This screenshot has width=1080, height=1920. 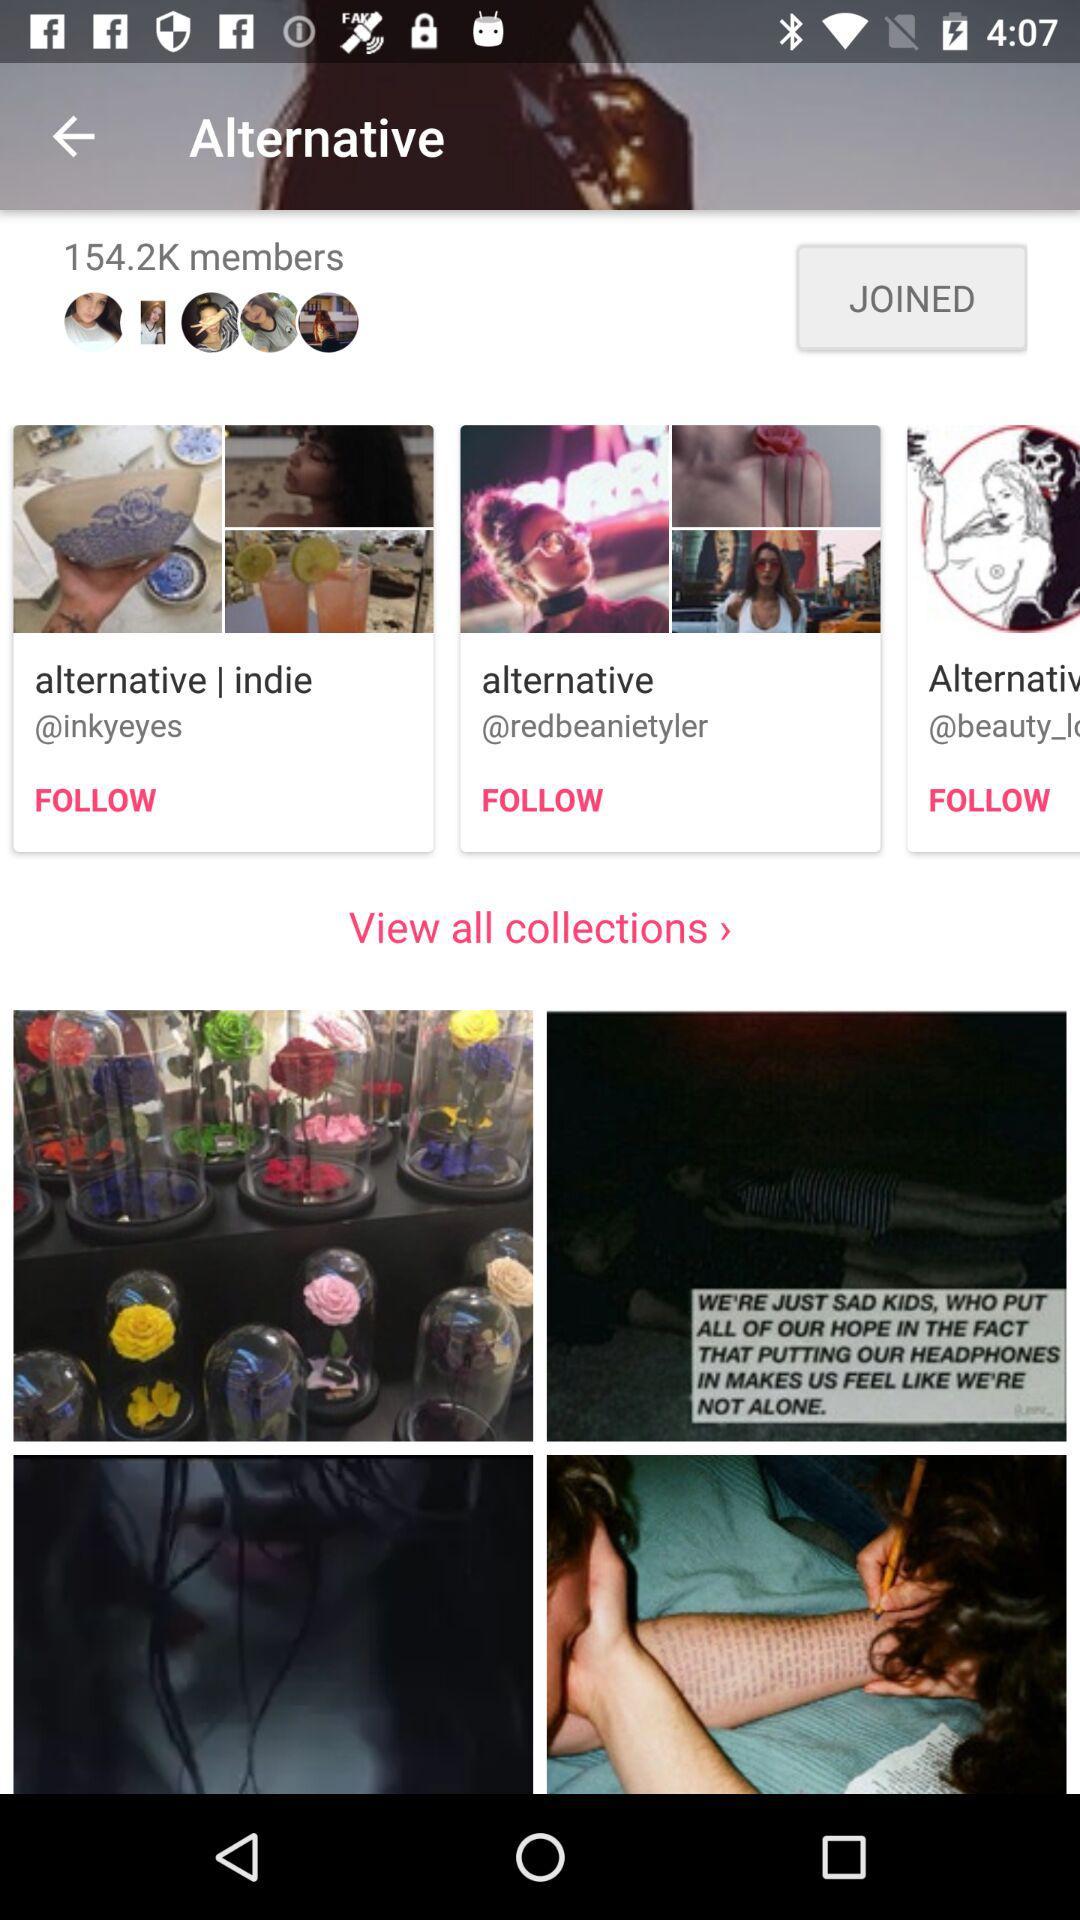 I want to click on second image below view all collections, so click(x=805, y=1224).